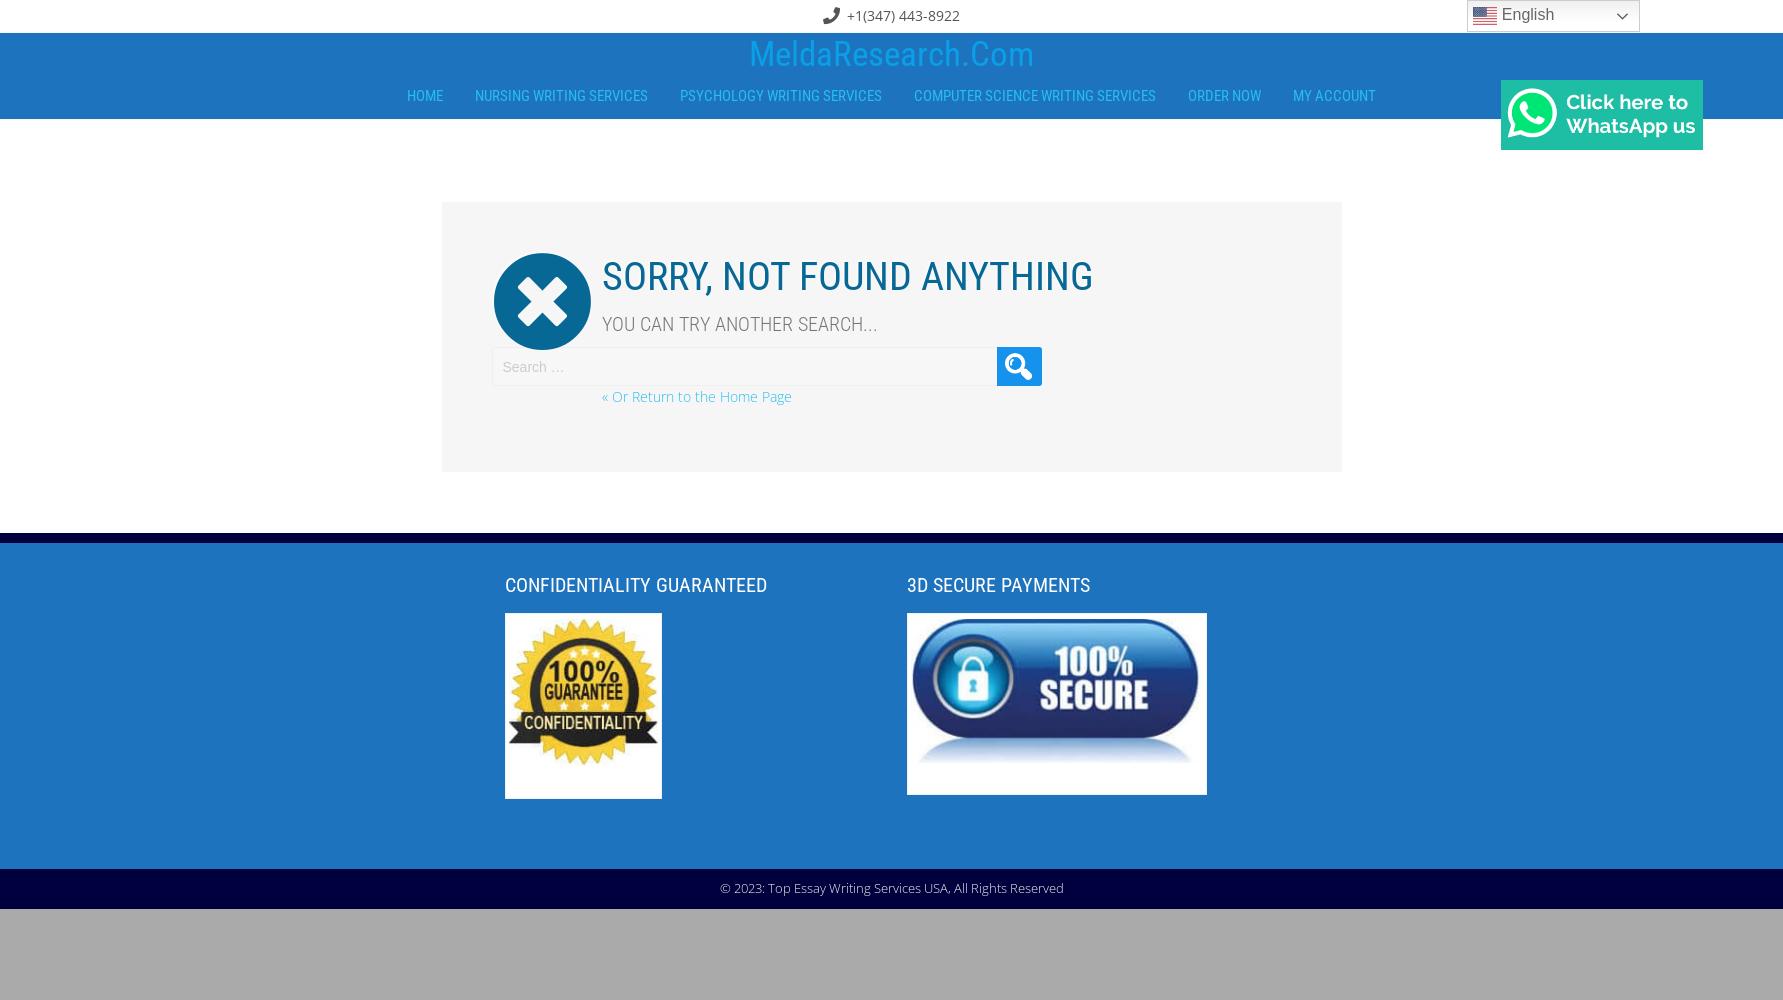 Image resolution: width=1783 pixels, height=1000 pixels. Describe the element at coordinates (474, 95) in the screenshot. I see `'Nursing Writing Services'` at that location.